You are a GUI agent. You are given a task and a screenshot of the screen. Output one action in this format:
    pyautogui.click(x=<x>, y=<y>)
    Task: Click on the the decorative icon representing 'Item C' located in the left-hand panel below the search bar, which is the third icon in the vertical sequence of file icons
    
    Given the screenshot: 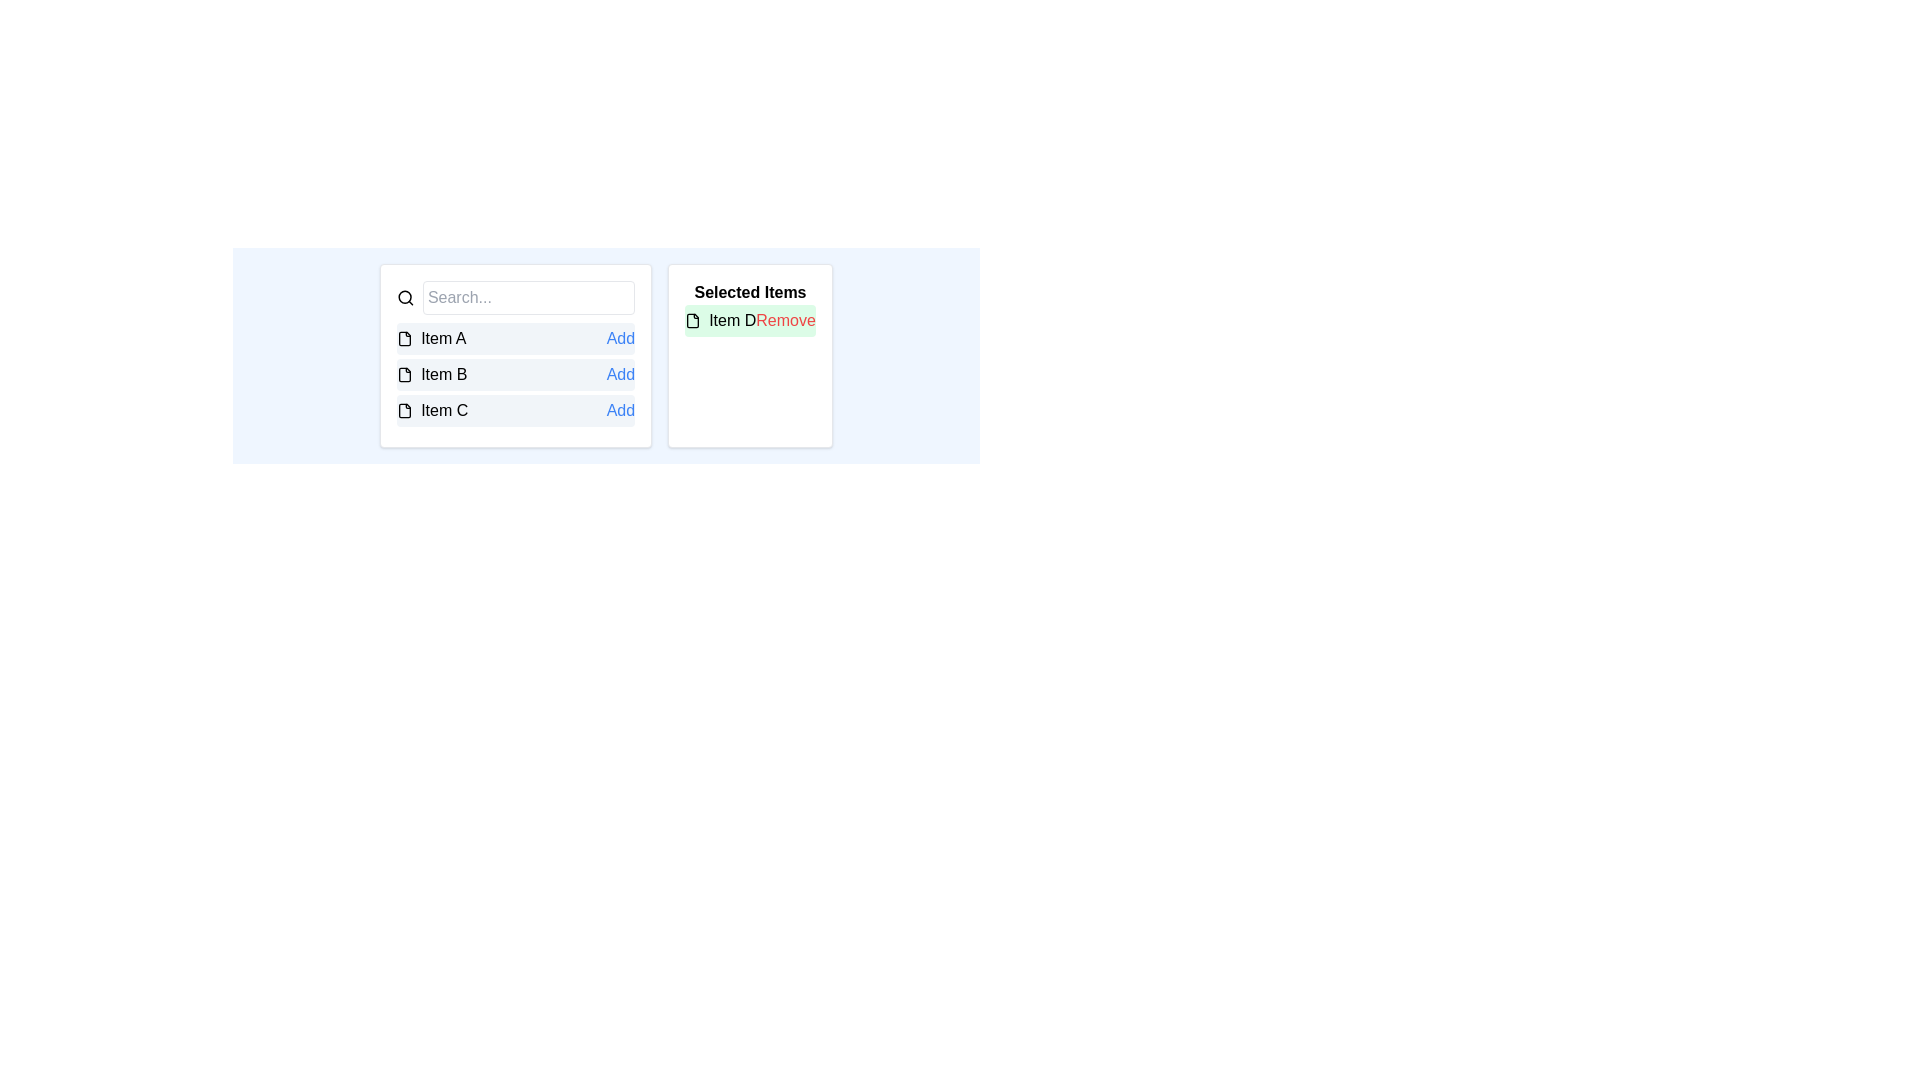 What is the action you would take?
    pyautogui.click(x=404, y=410)
    